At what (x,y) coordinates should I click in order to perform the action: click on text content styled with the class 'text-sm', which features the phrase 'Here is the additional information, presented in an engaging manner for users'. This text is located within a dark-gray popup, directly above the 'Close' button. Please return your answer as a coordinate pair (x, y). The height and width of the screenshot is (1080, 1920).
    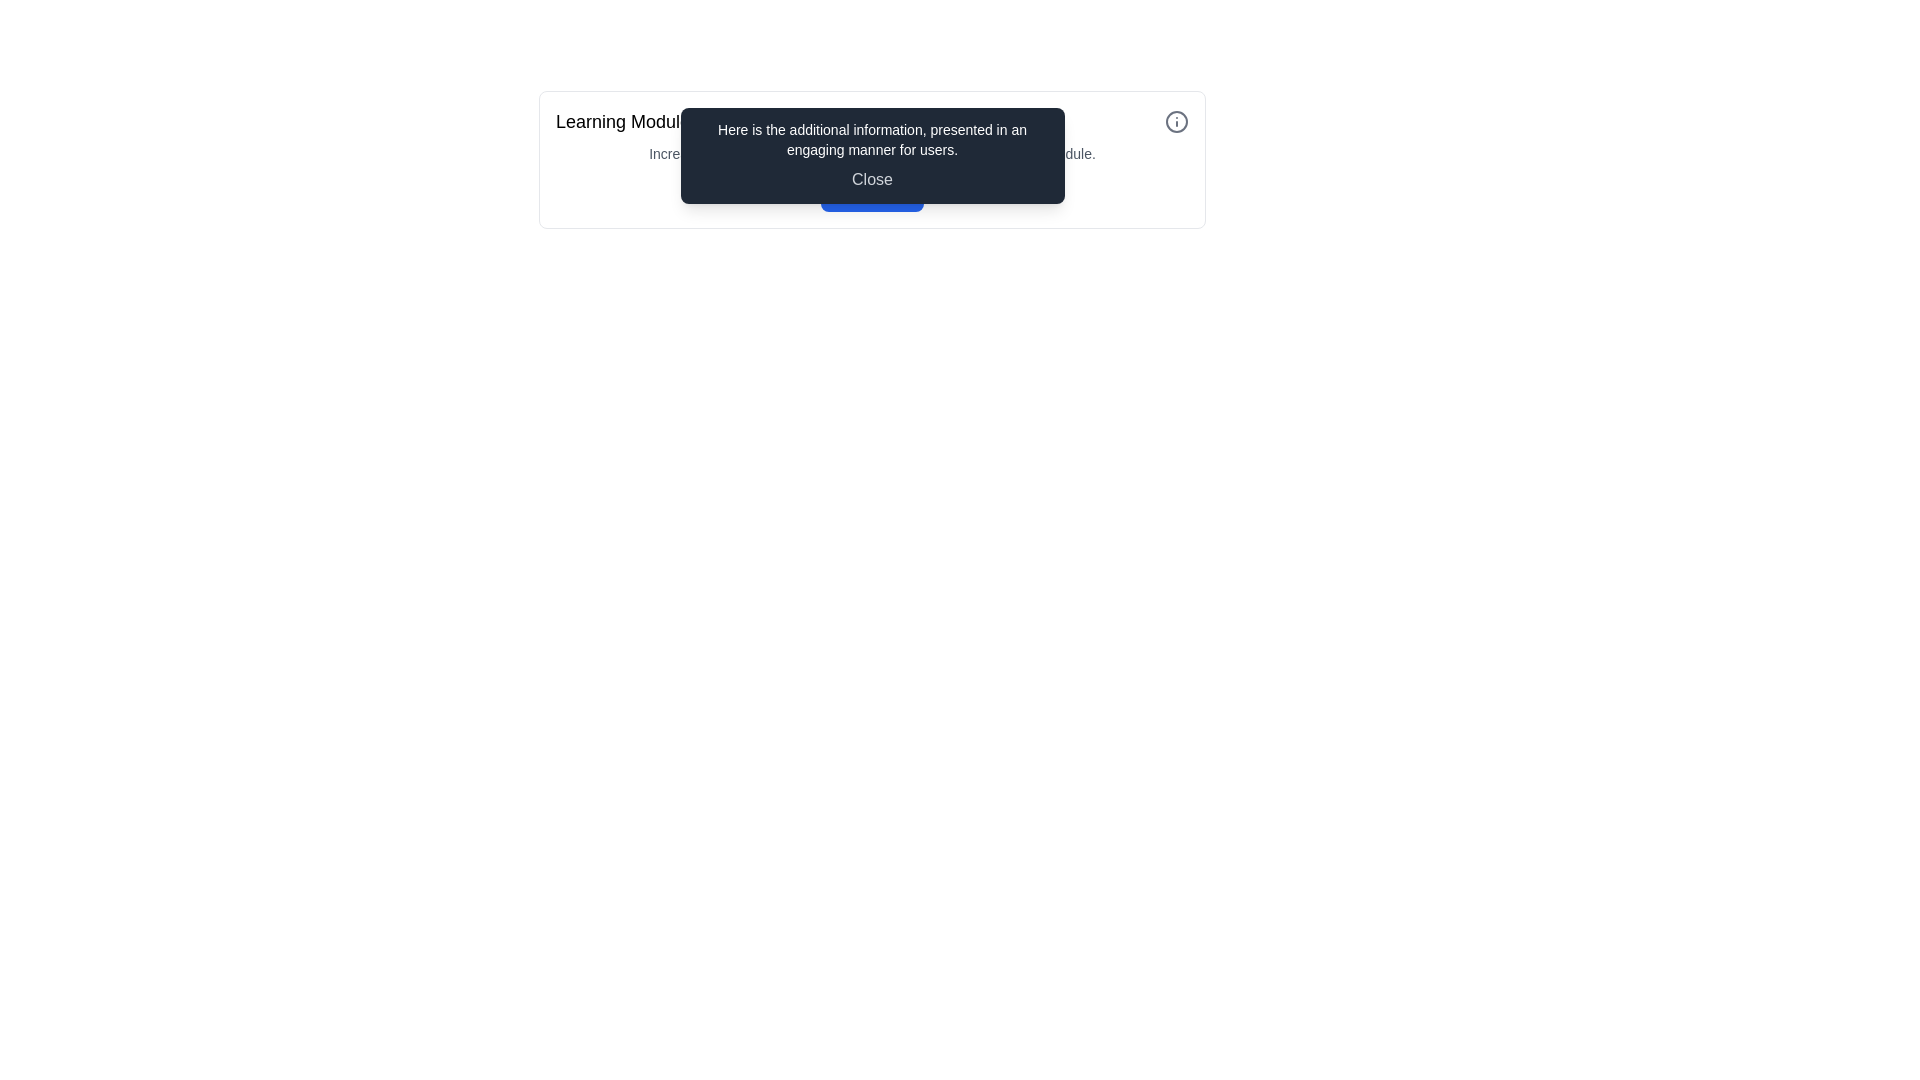
    Looking at the image, I should click on (872, 138).